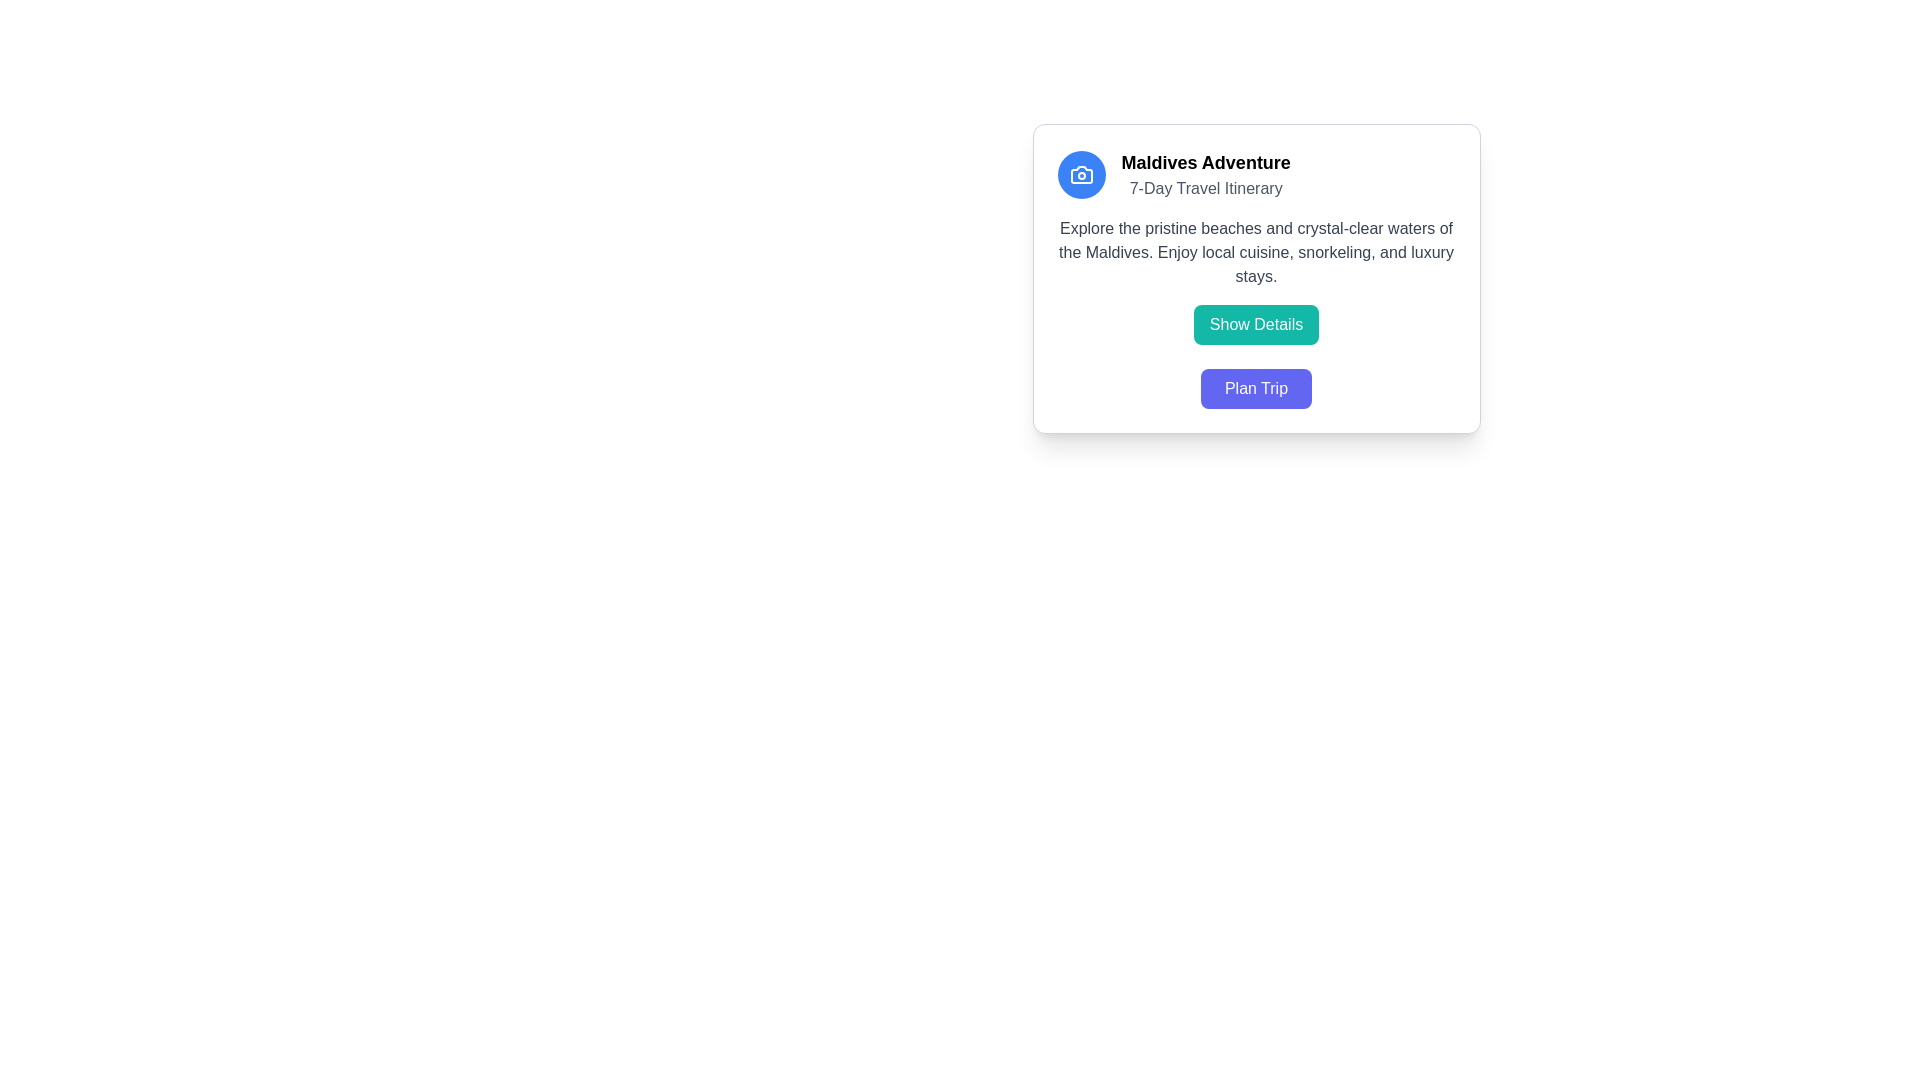 The width and height of the screenshot is (1920, 1080). Describe the element at coordinates (1080, 173) in the screenshot. I see `the photography or travel icon located inside the circular button at the top-left corner of the card-like UI element` at that location.